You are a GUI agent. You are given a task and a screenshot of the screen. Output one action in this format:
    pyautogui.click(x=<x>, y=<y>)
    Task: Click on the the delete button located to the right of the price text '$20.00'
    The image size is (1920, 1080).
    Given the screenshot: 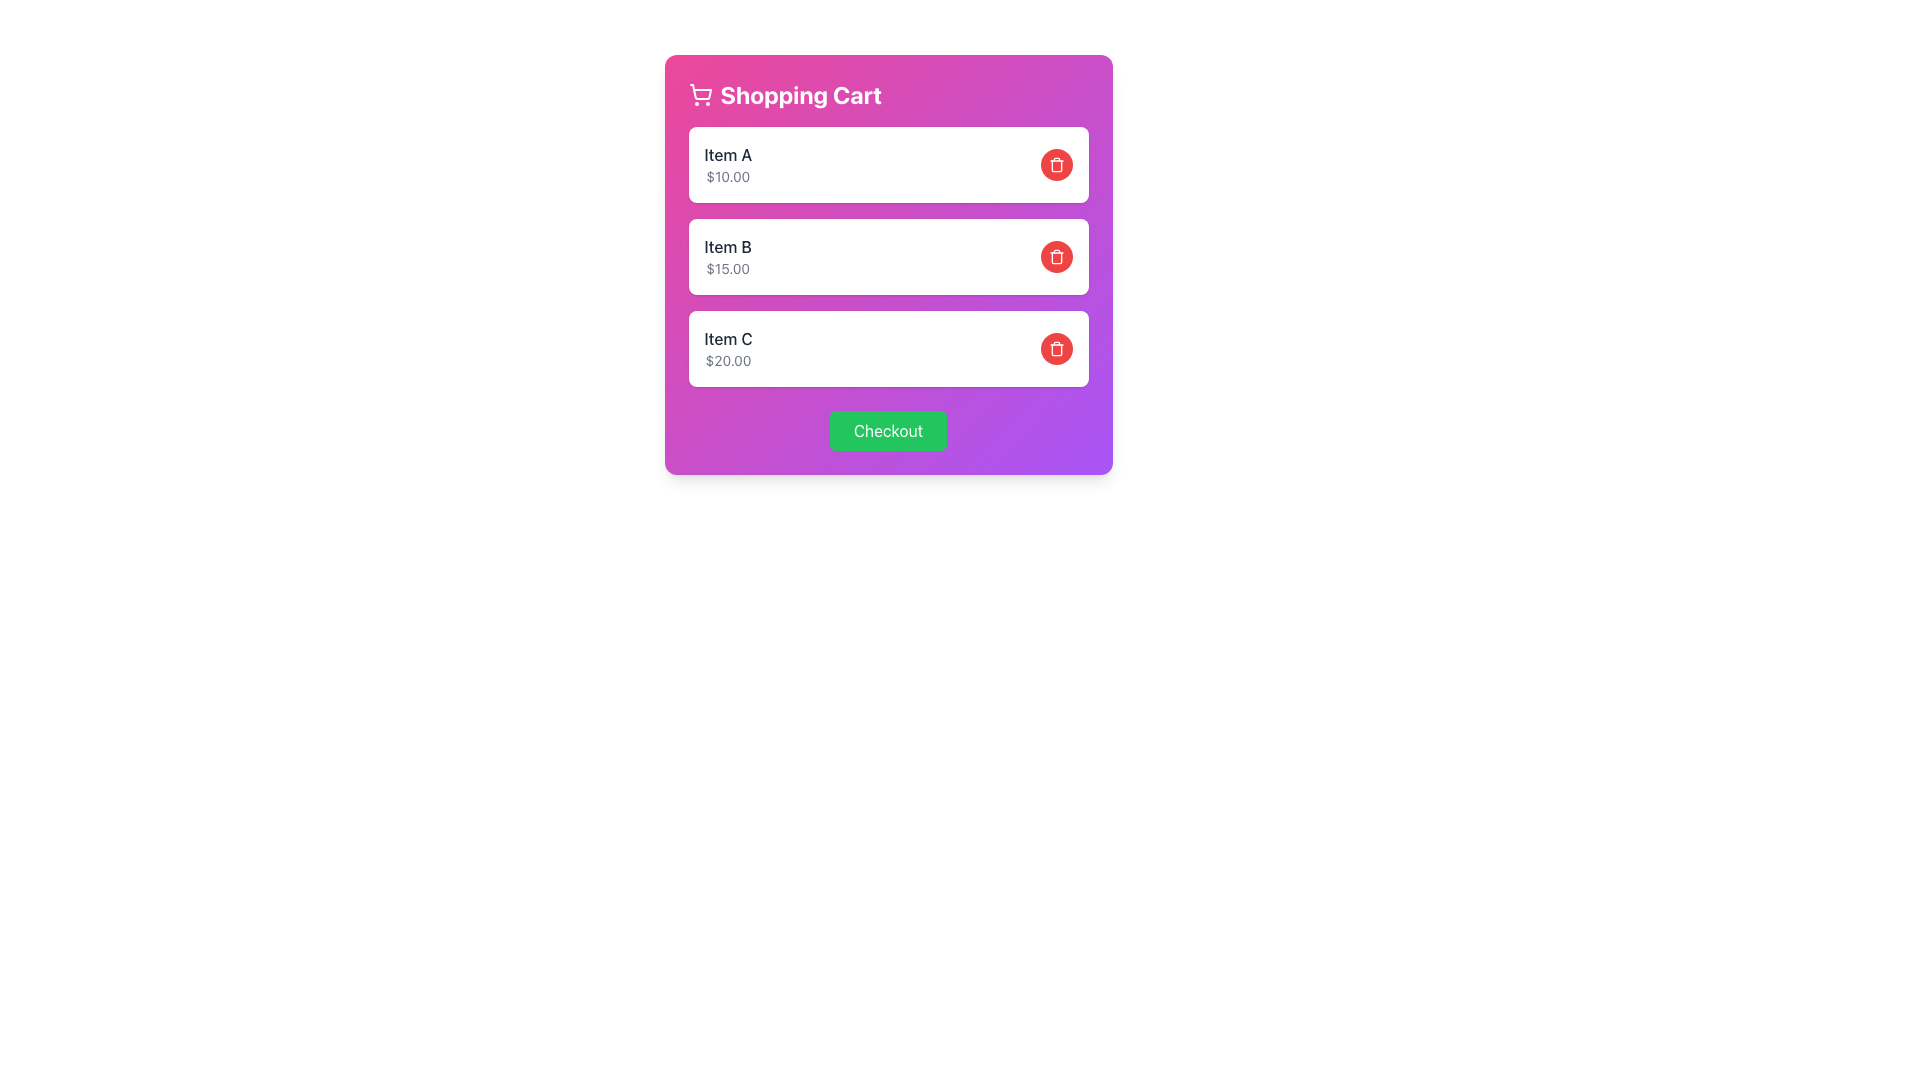 What is the action you would take?
    pyautogui.click(x=1055, y=347)
    